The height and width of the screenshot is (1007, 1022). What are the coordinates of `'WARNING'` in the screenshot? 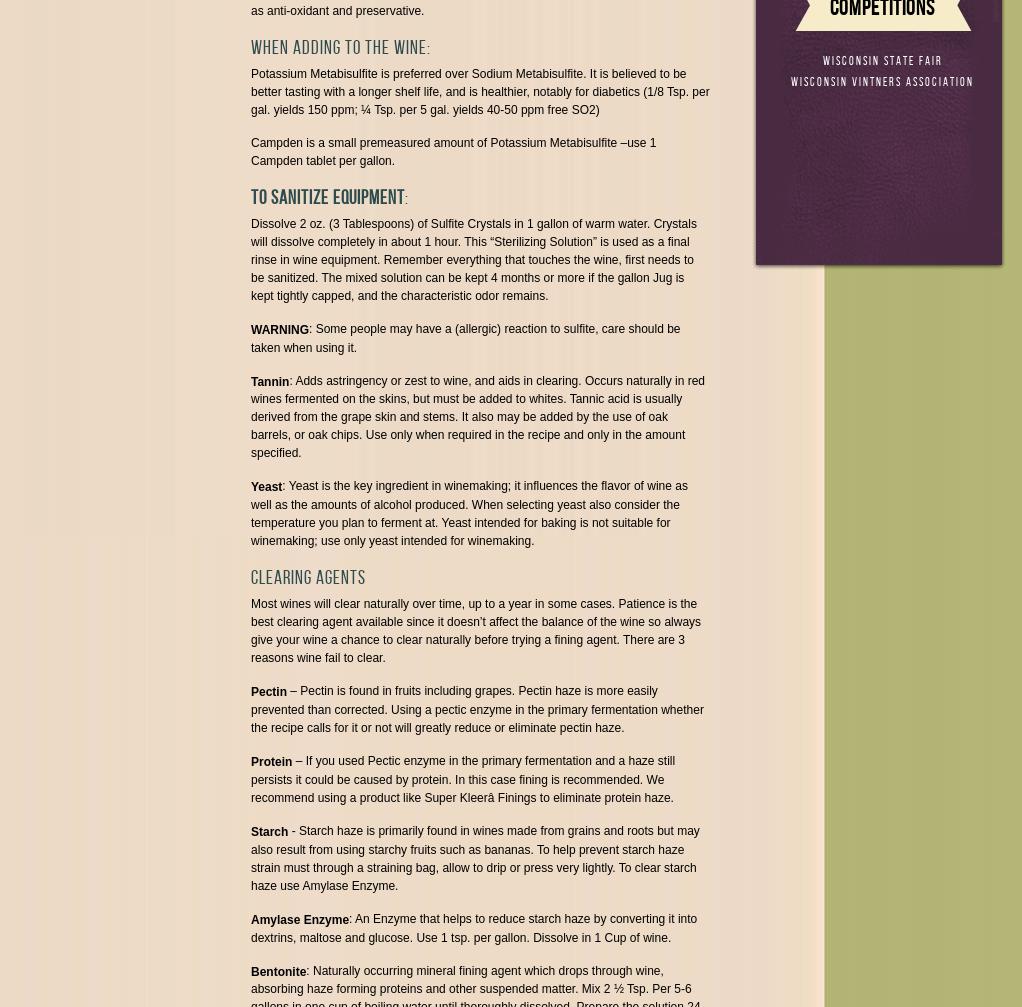 It's located at (250, 328).